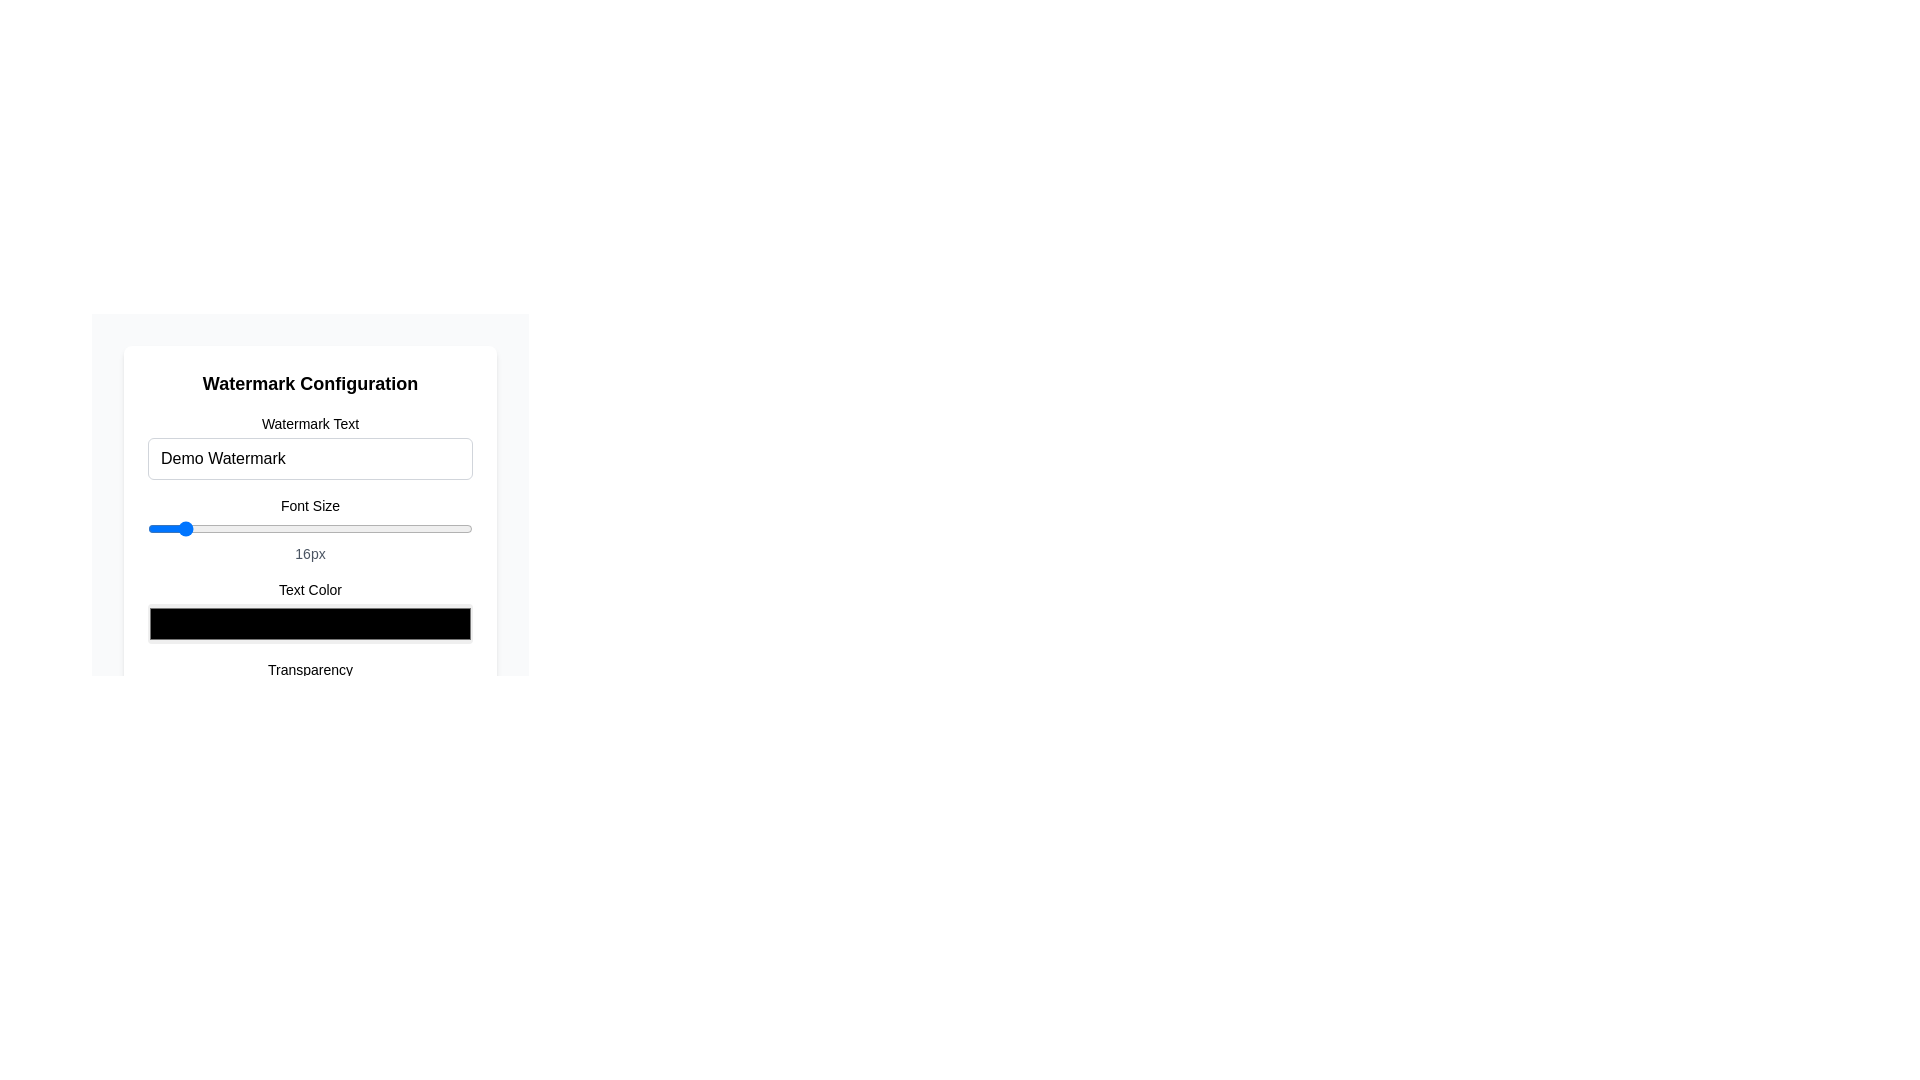 Image resolution: width=1920 pixels, height=1080 pixels. What do you see at coordinates (309, 527) in the screenshot?
I see `the blue knob of the horizontal slider input` at bounding box center [309, 527].